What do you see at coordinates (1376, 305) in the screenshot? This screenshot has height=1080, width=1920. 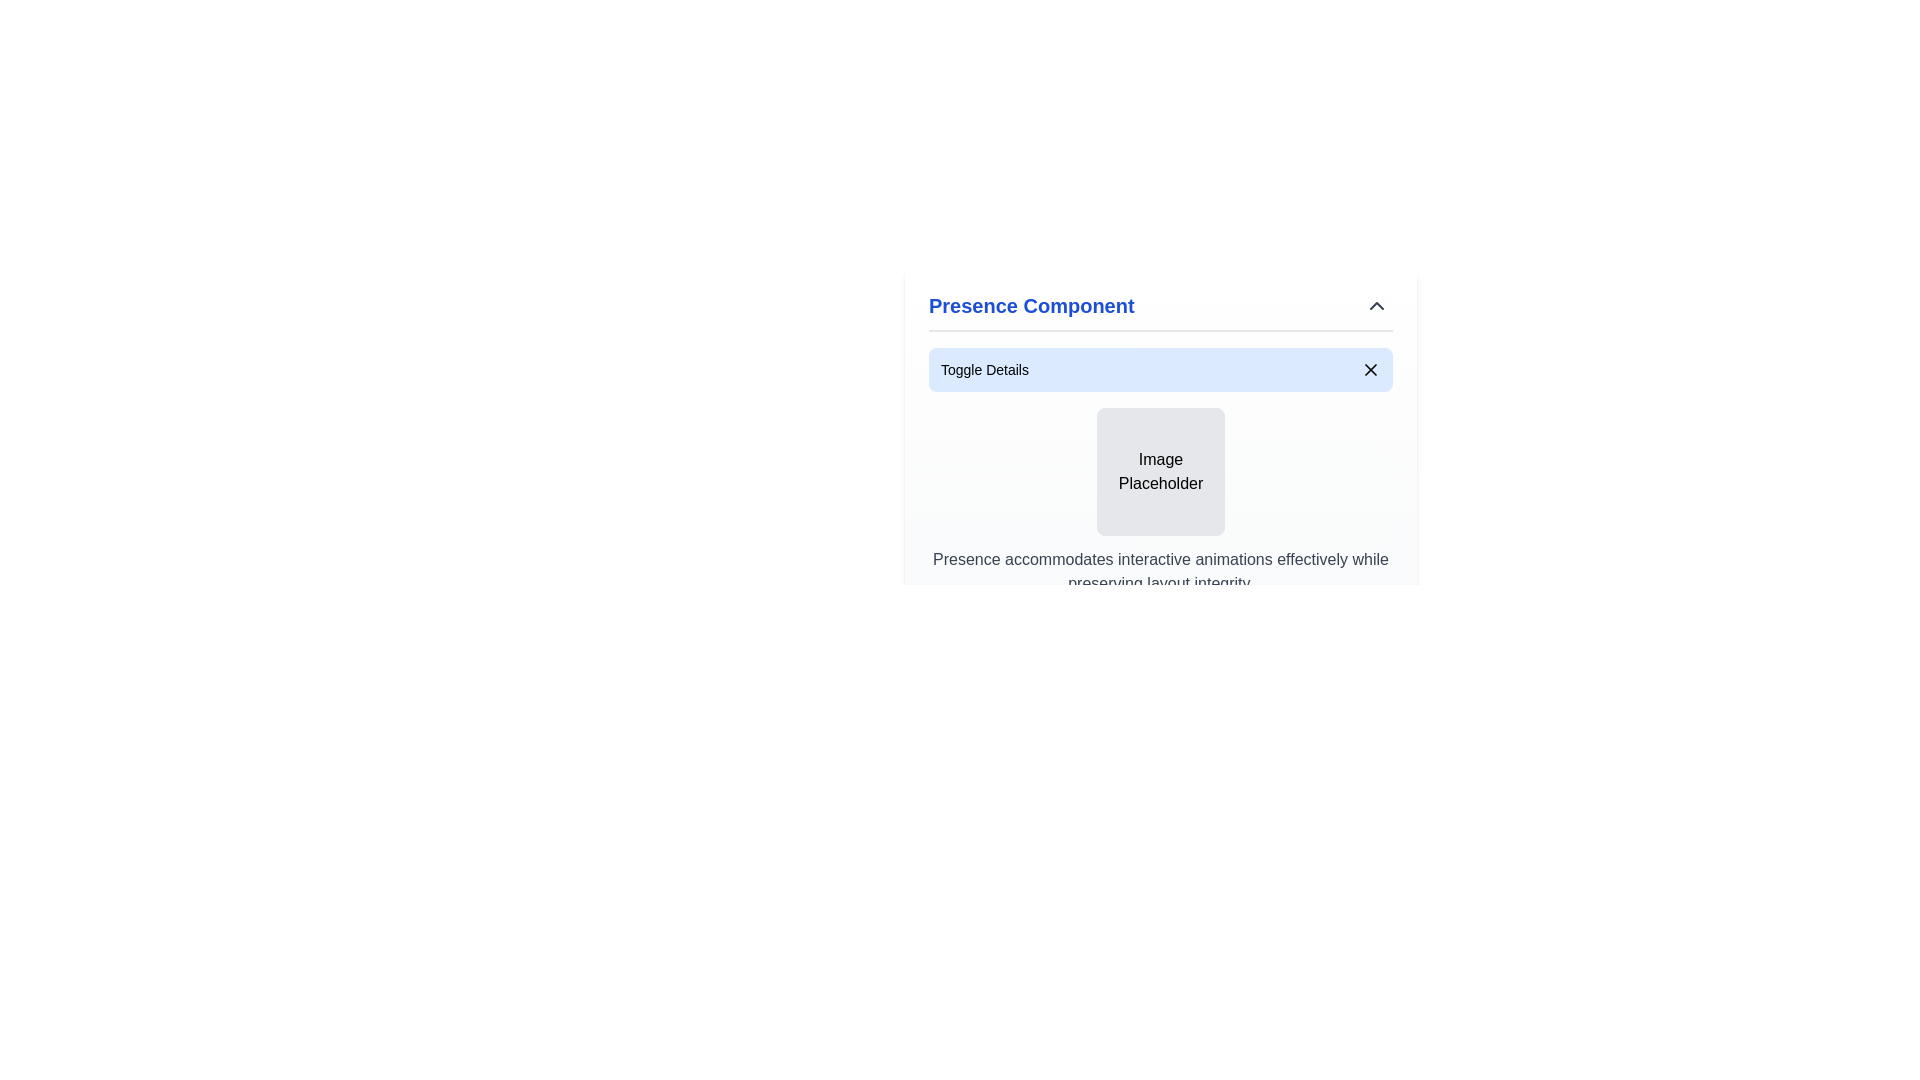 I see `the upward-pointing chevron icon located in the upper-right corner of the 'Presence Component' section to trigger tooltips or visual feedback` at bounding box center [1376, 305].